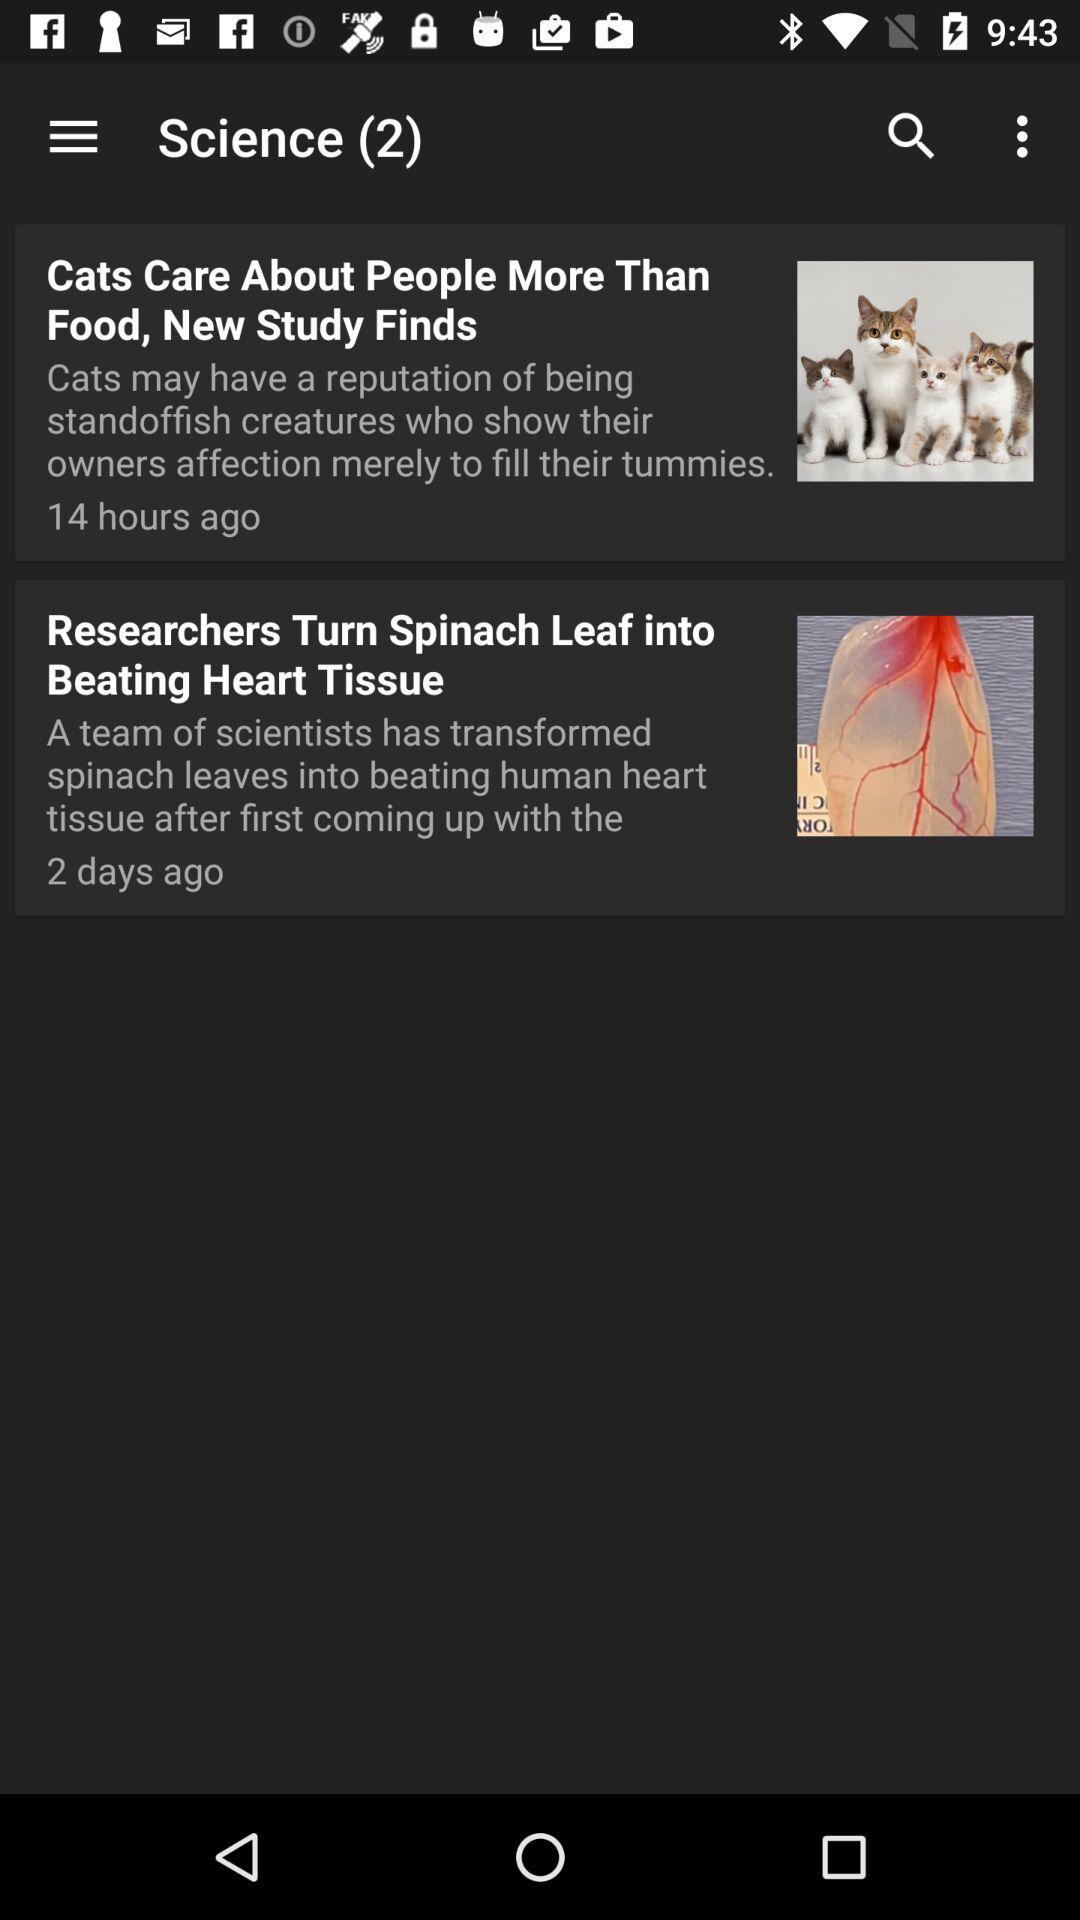  Describe the element at coordinates (911, 135) in the screenshot. I see `app next to the science (2) app` at that location.